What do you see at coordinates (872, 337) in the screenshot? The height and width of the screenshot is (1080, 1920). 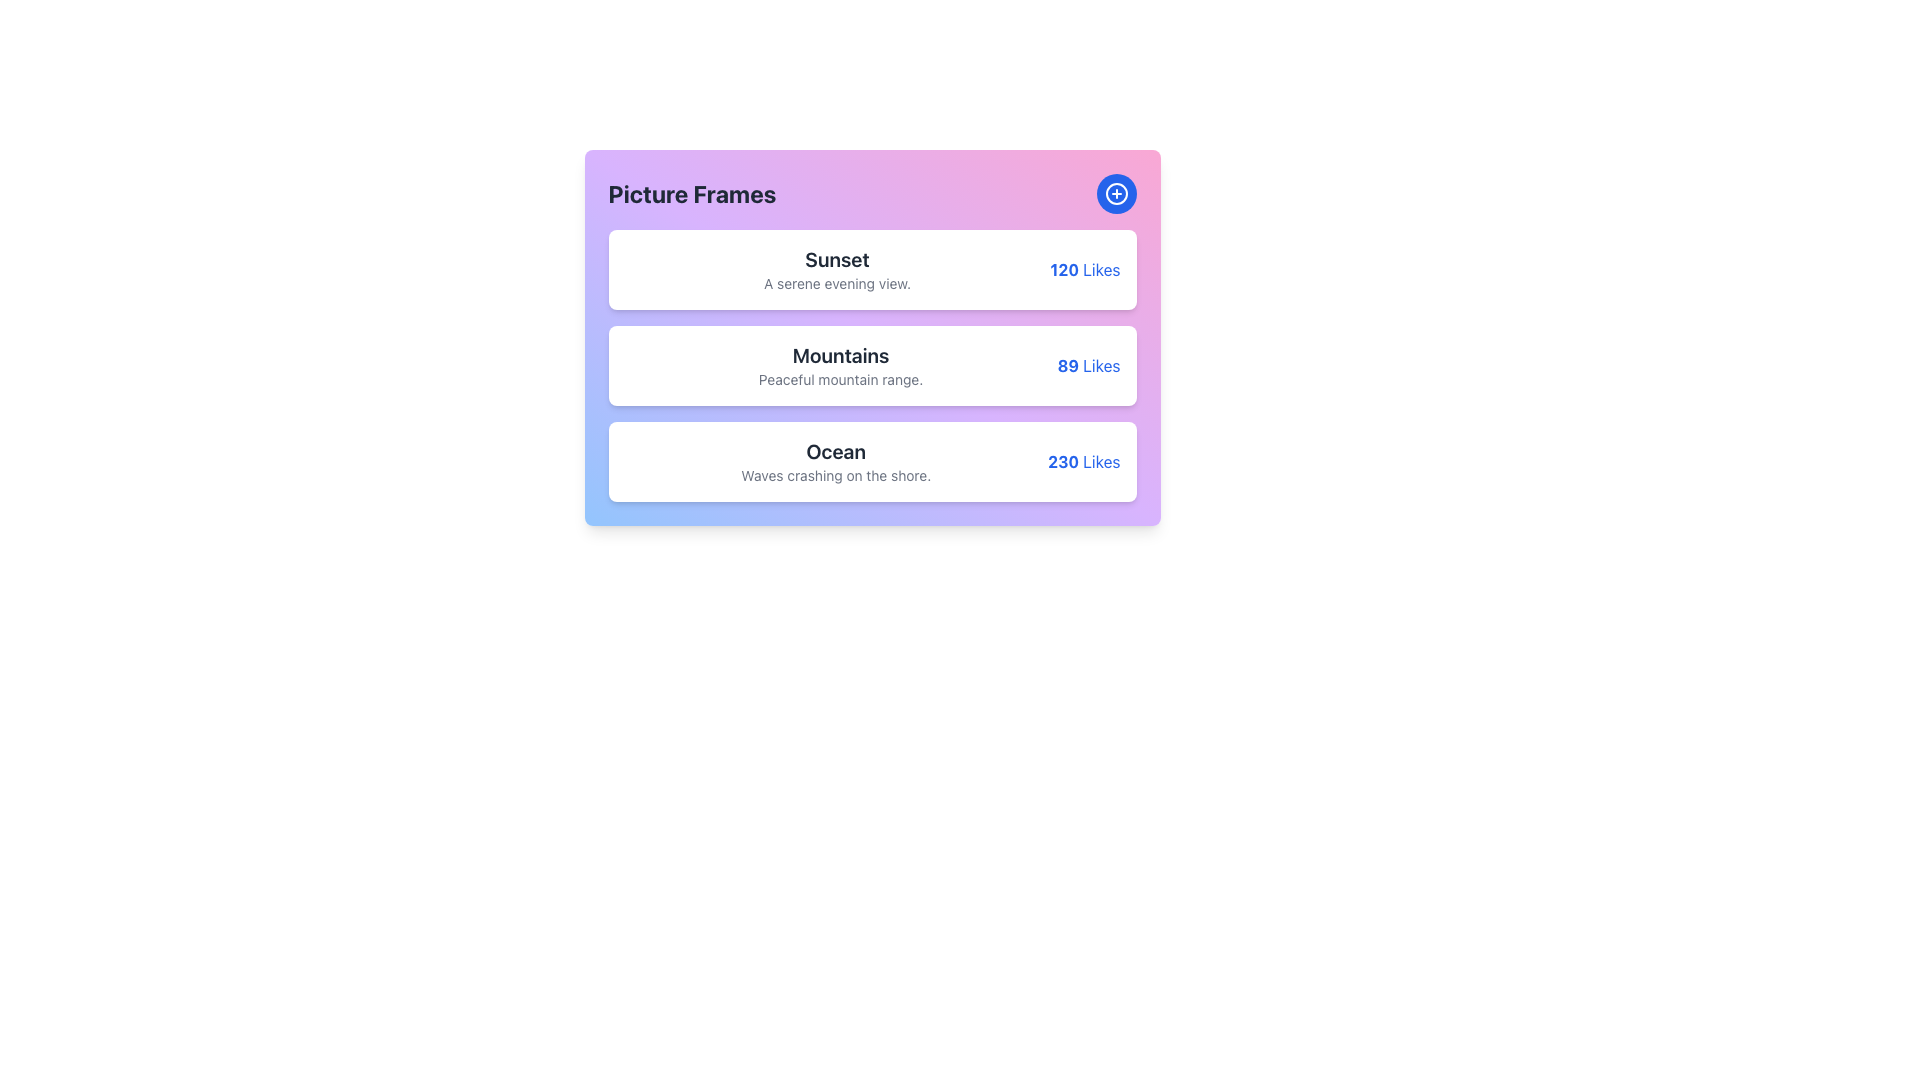 I see `the card titled 'Mountains'` at bounding box center [872, 337].